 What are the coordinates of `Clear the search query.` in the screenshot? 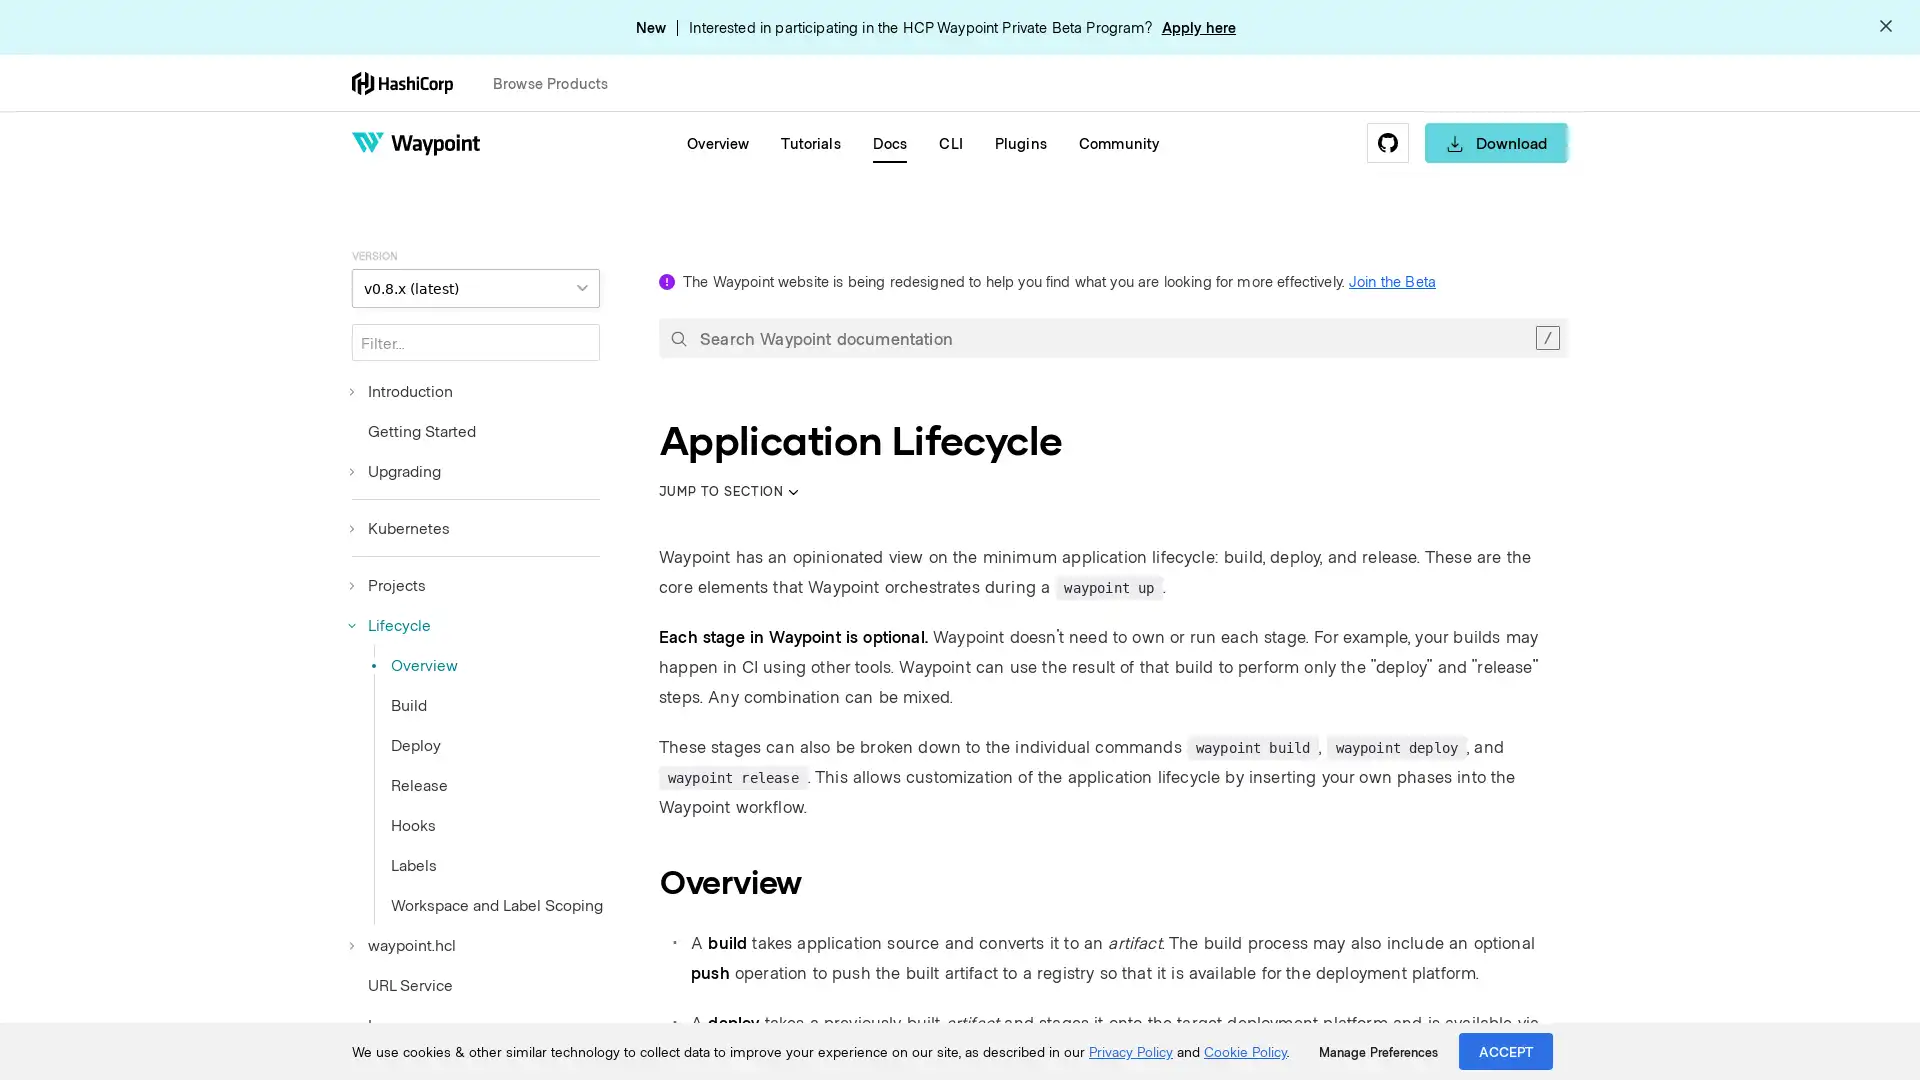 It's located at (1546, 337).